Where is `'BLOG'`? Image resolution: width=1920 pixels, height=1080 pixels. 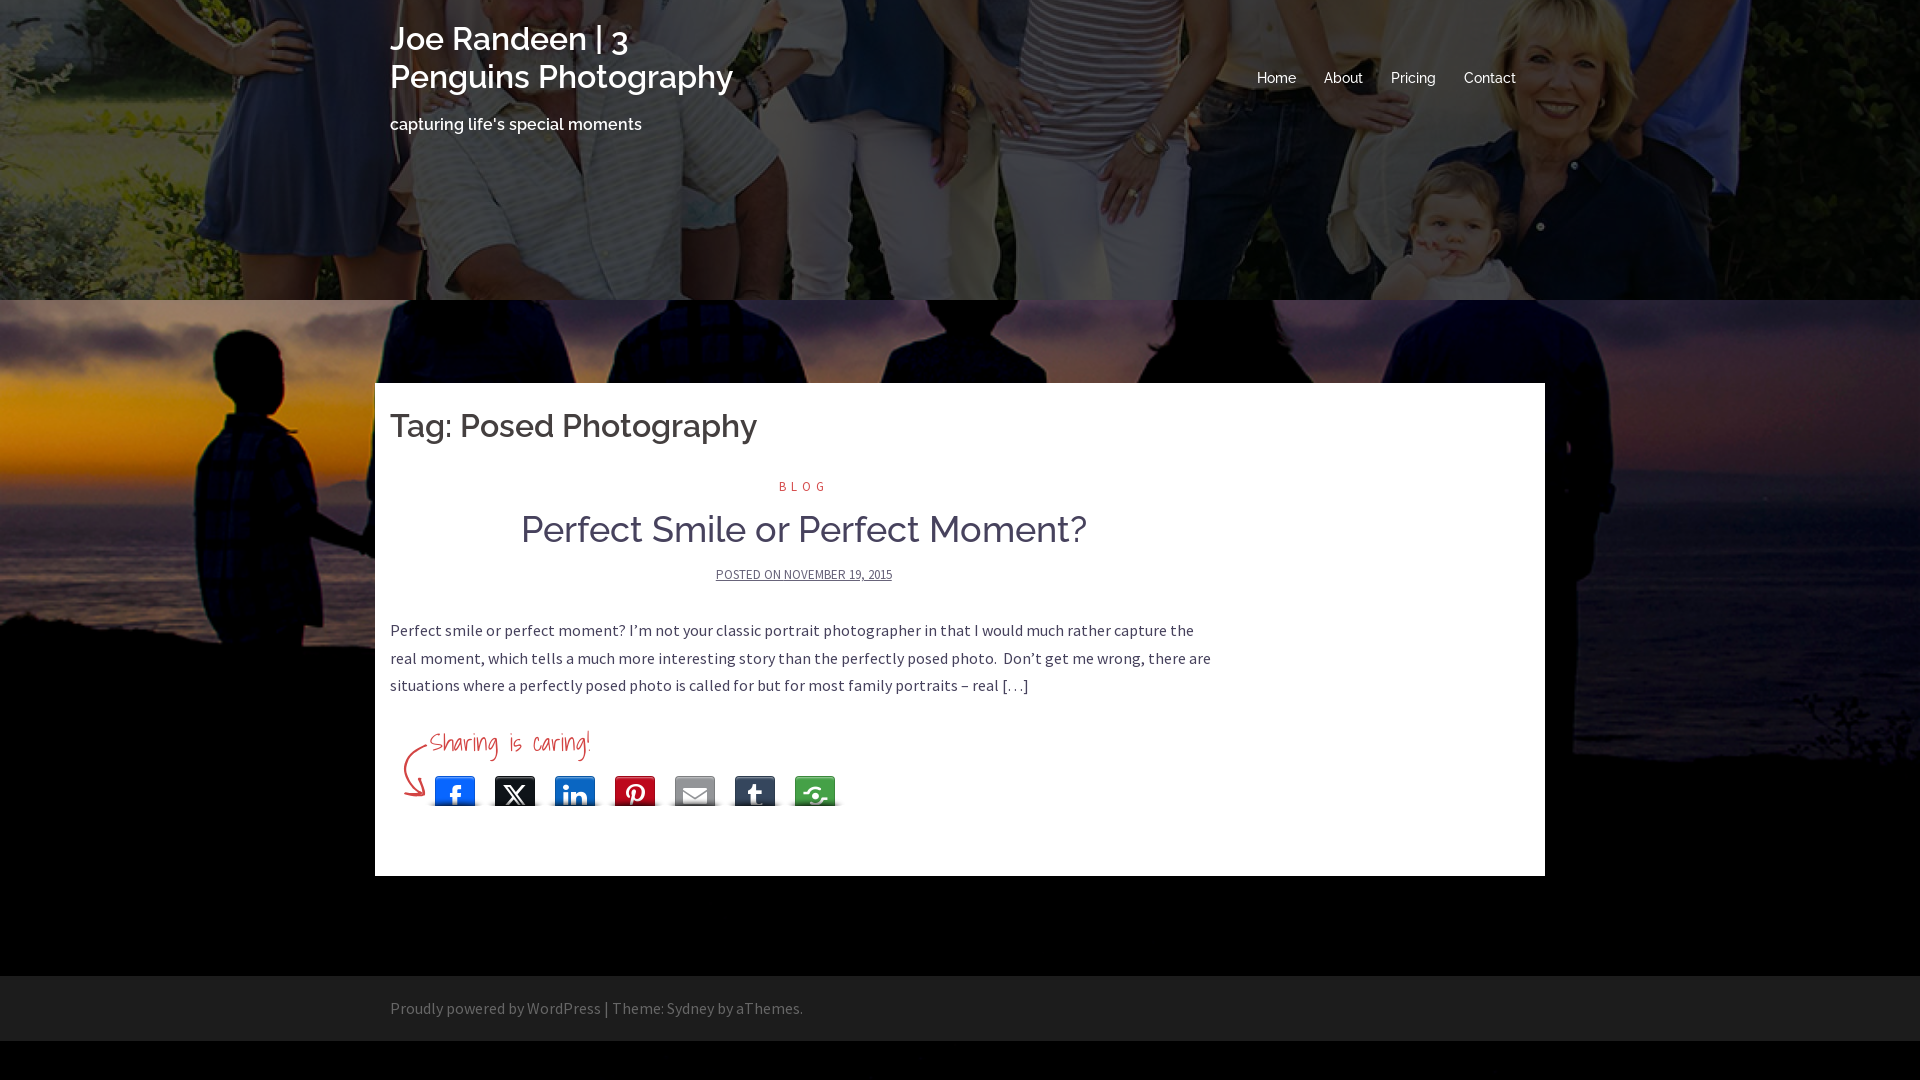 'BLOG' is located at coordinates (803, 486).